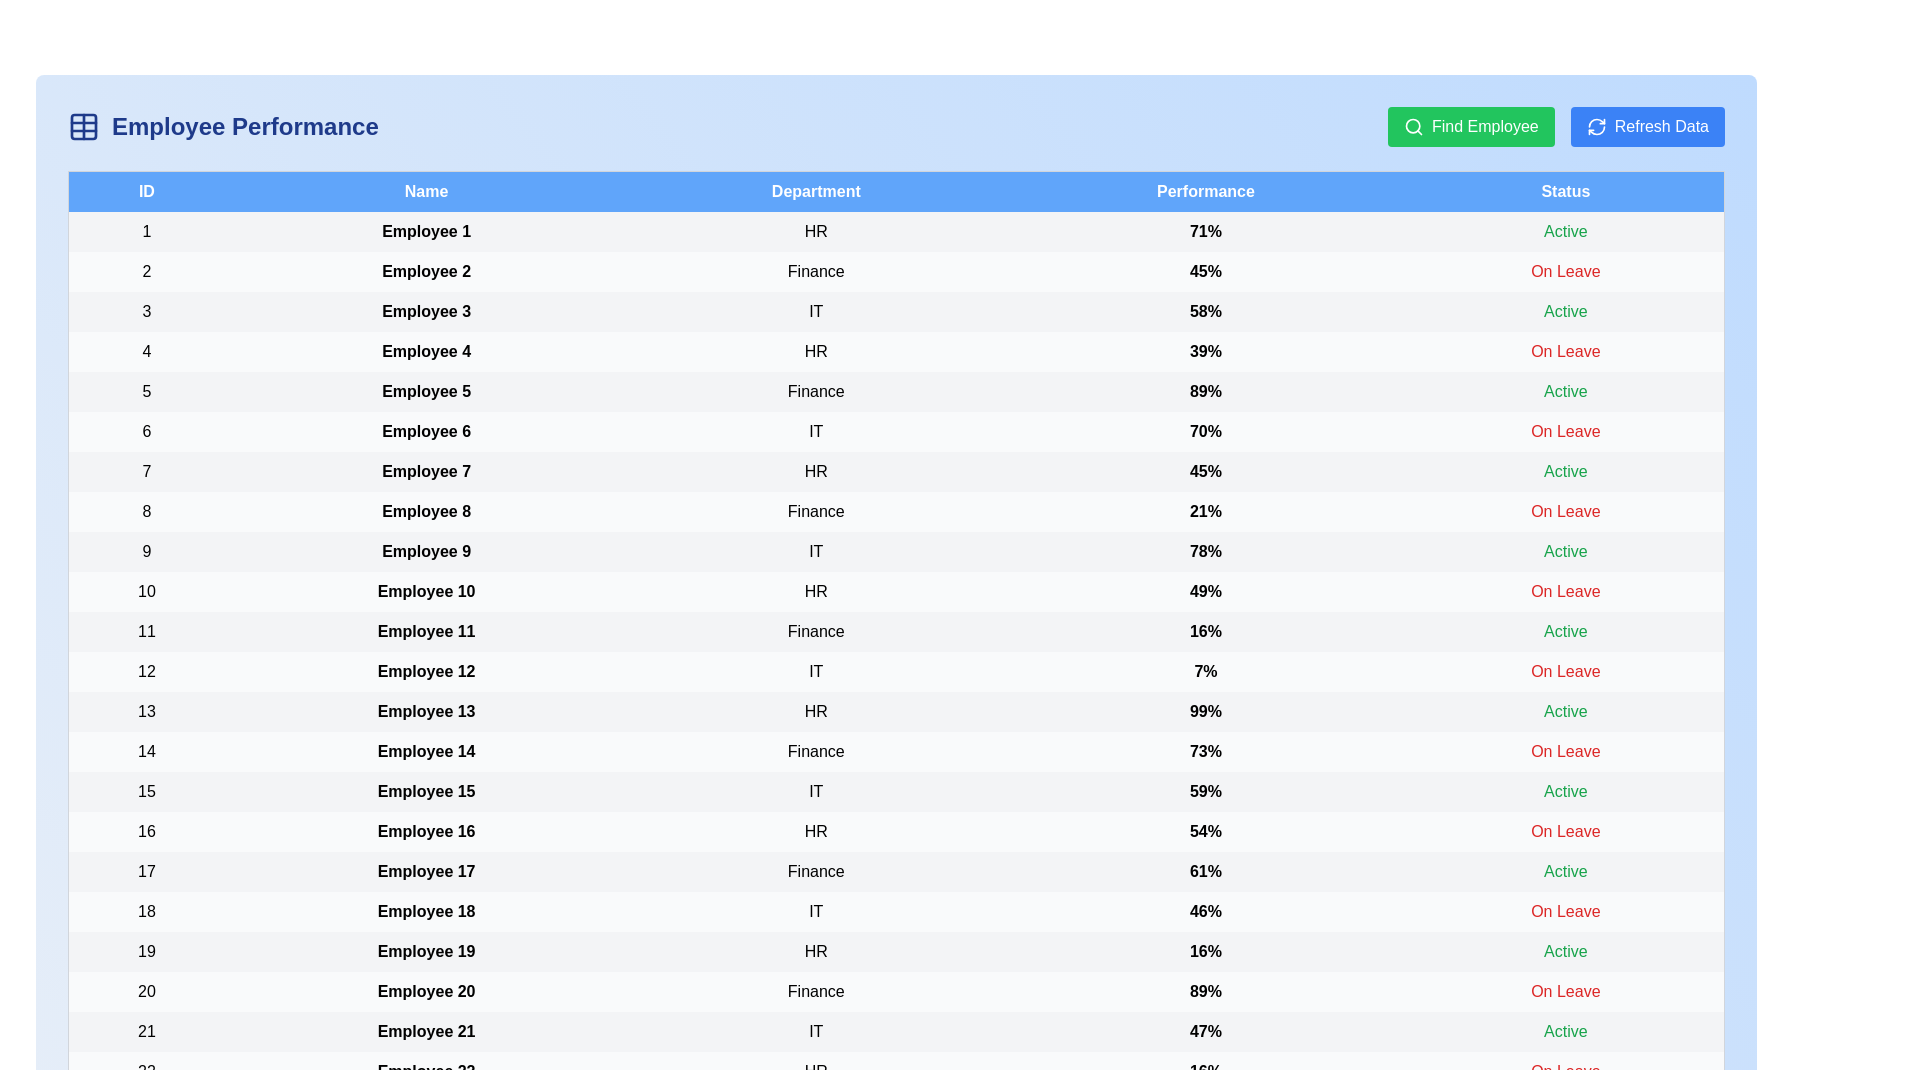 This screenshot has width=1920, height=1080. I want to click on the header to sort by Status, so click(1565, 191).